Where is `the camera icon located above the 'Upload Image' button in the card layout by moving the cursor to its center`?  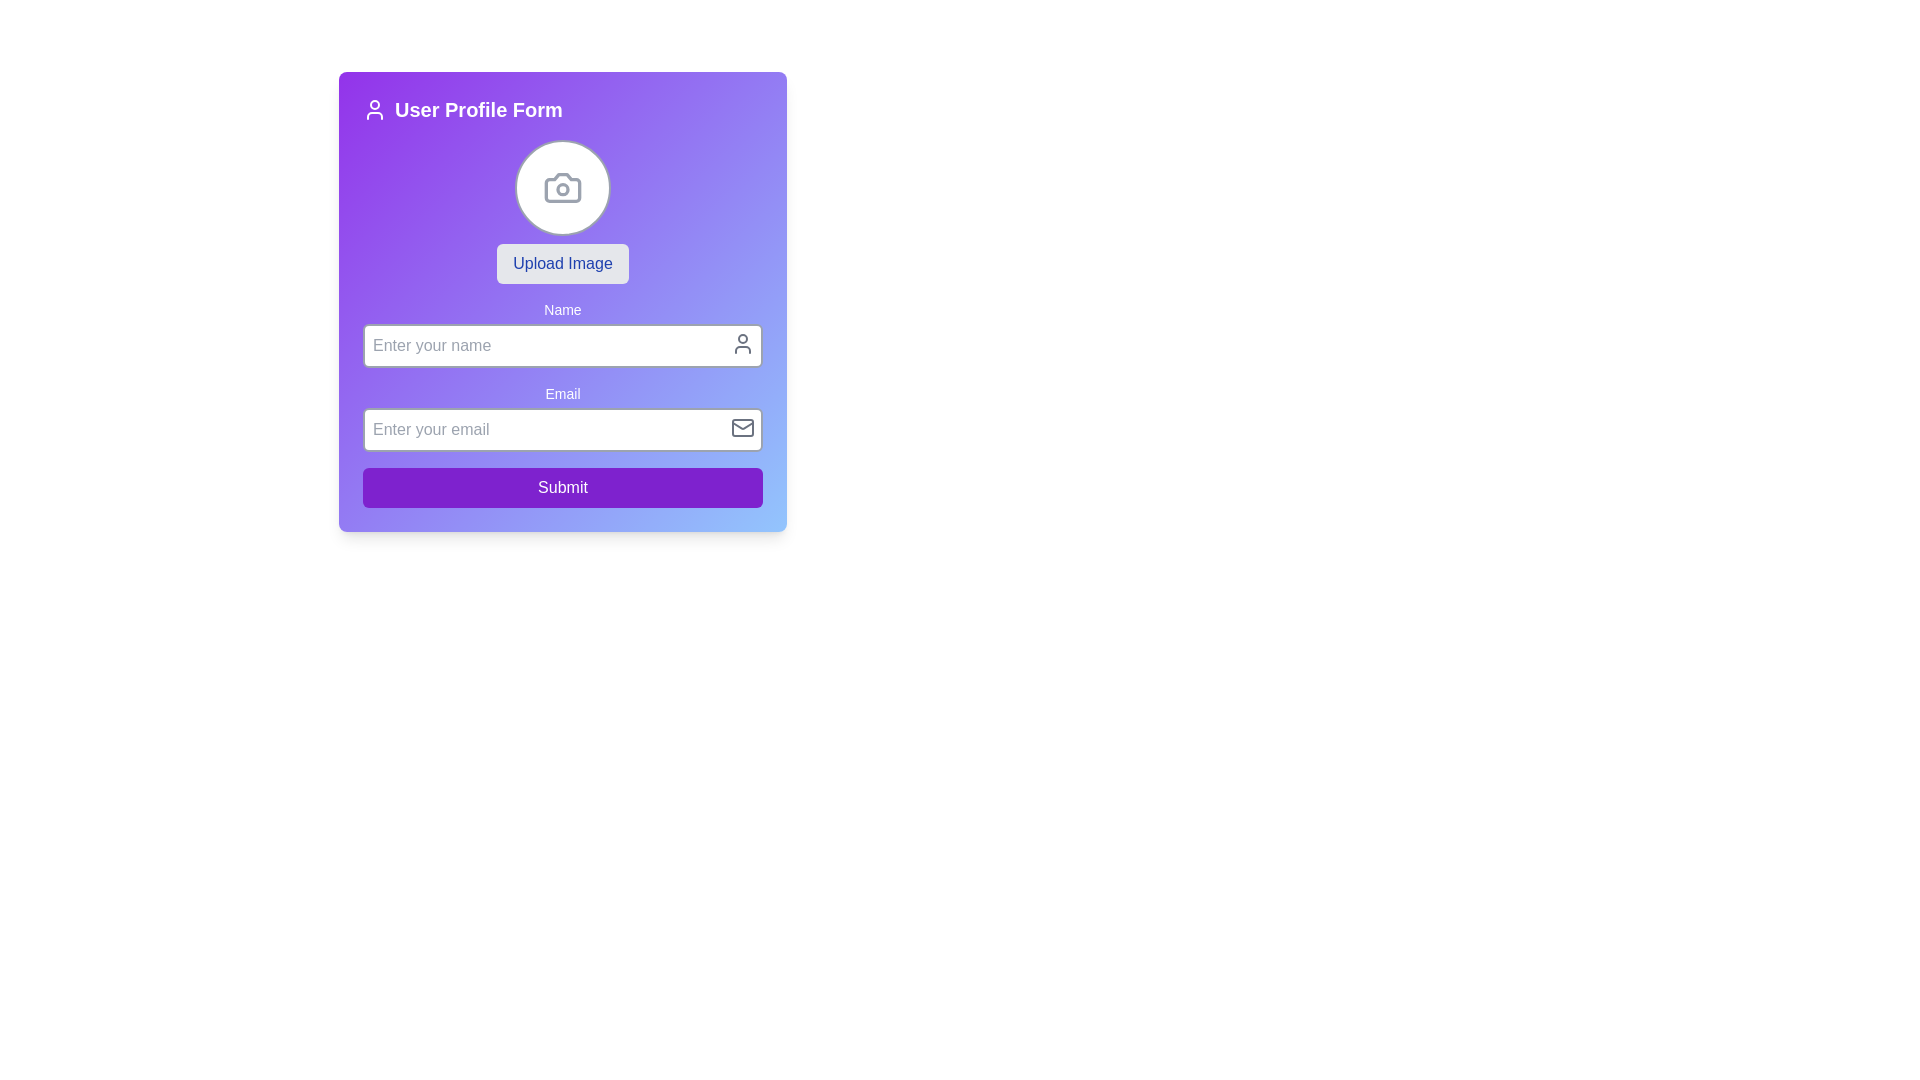 the camera icon located above the 'Upload Image' button in the card layout by moving the cursor to its center is located at coordinates (561, 188).